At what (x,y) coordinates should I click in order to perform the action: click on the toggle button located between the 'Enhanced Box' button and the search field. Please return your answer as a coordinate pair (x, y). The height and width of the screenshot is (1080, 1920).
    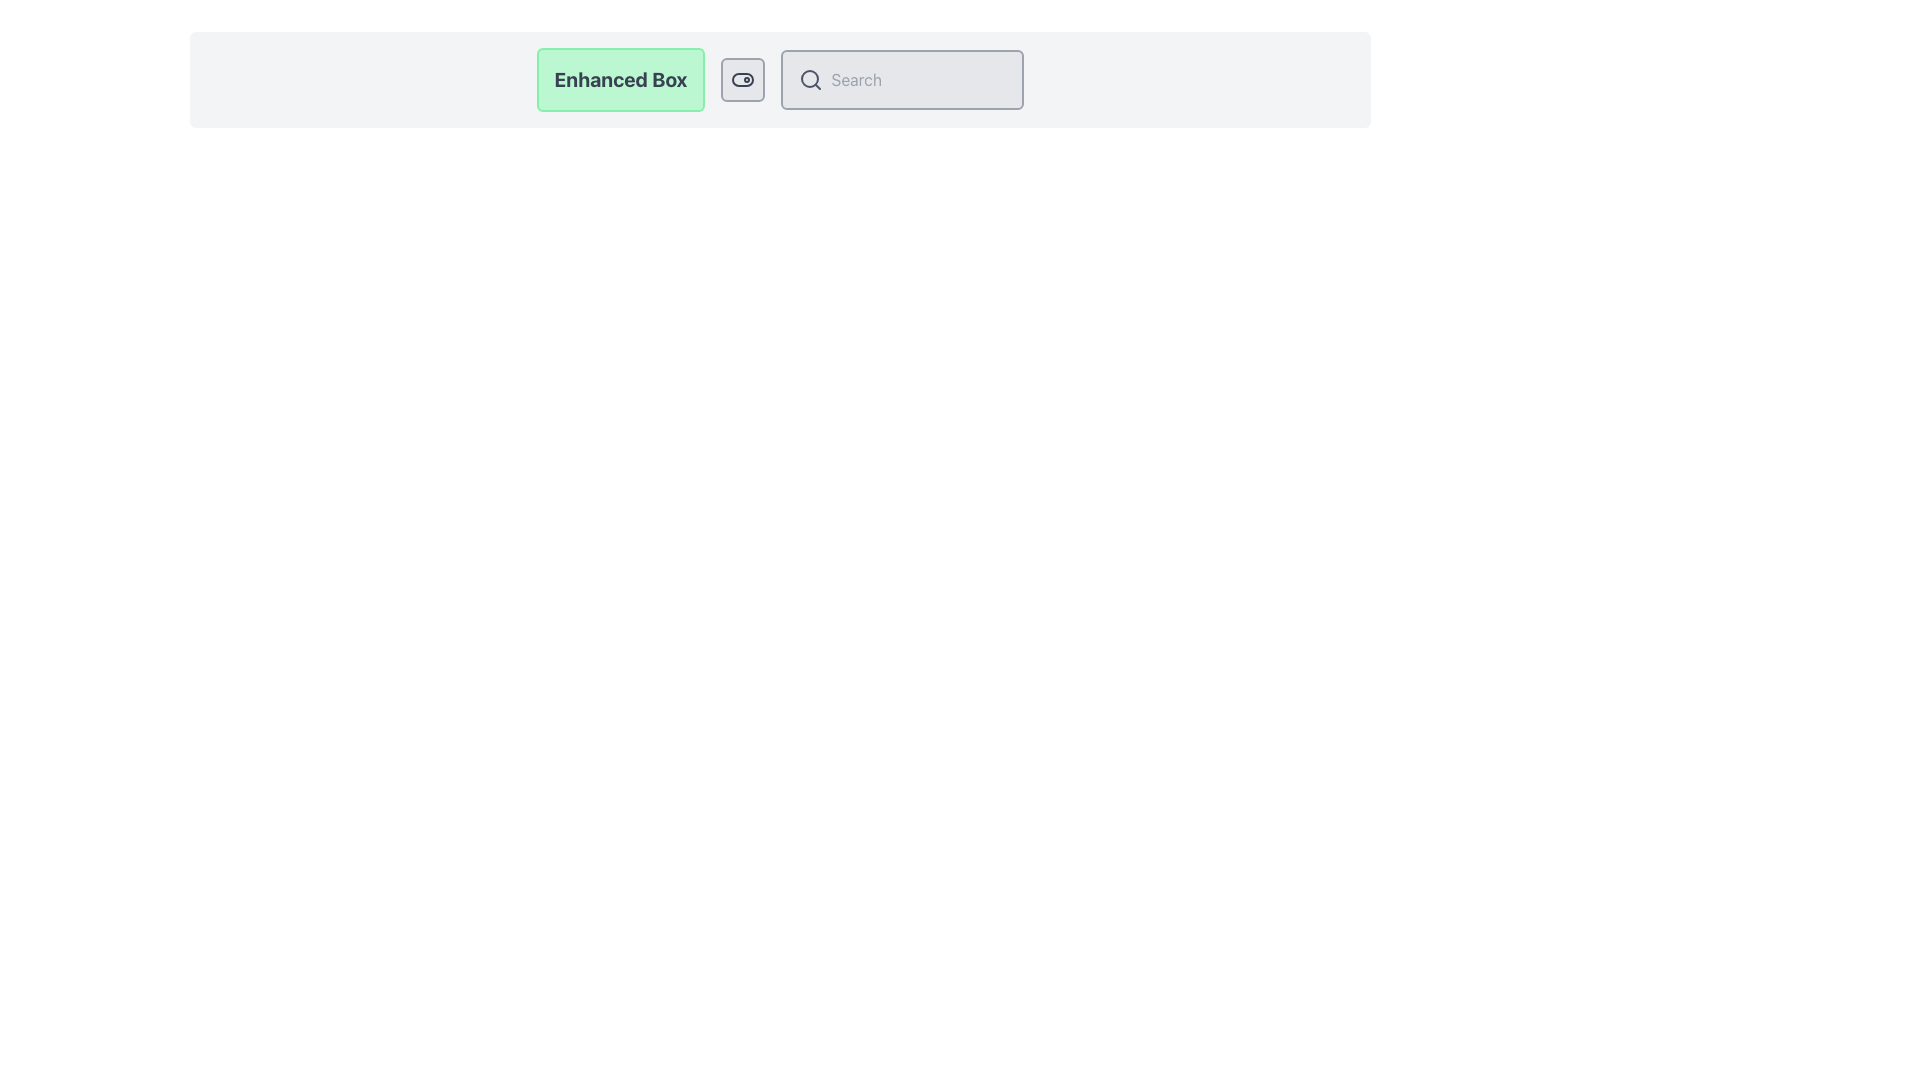
    Looking at the image, I should click on (742, 79).